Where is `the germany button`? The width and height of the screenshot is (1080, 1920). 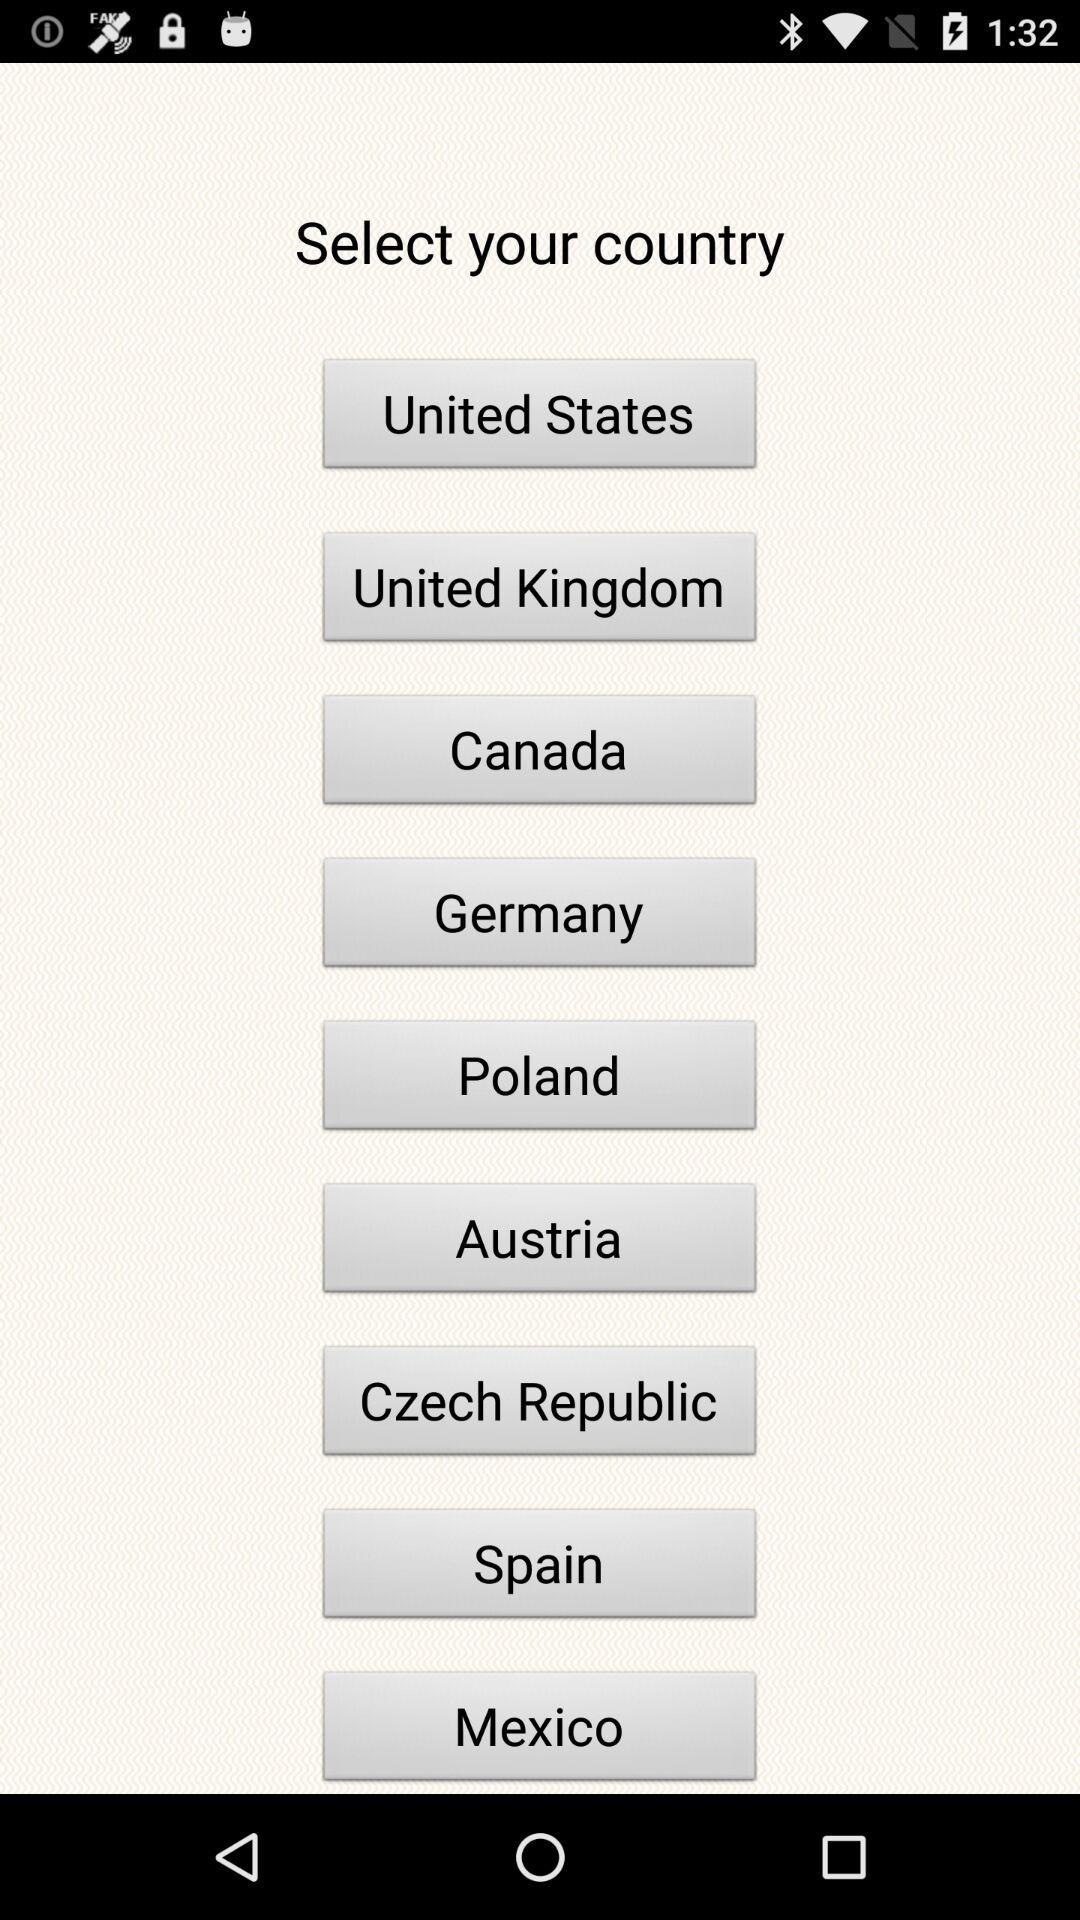 the germany button is located at coordinates (540, 916).